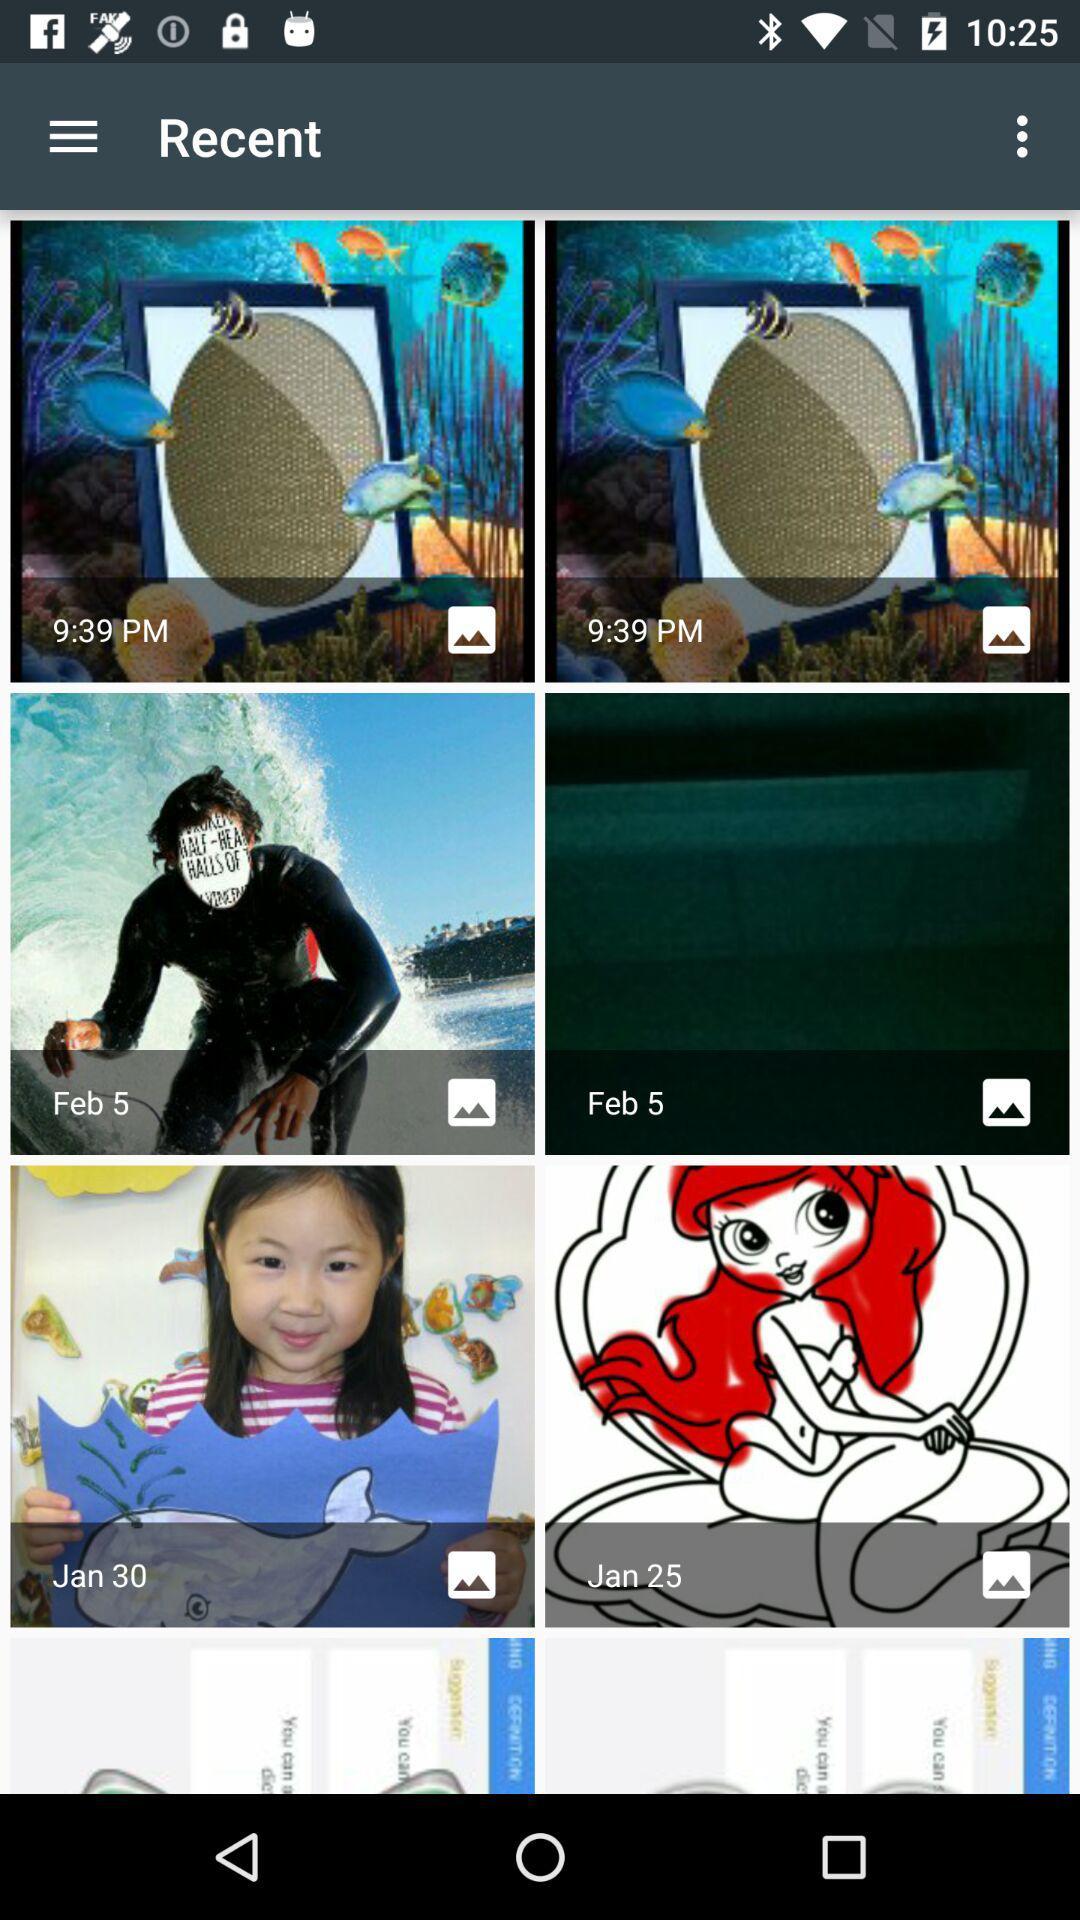 This screenshot has width=1080, height=1920. What do you see at coordinates (273, 1395) in the screenshot?
I see `jan 30` at bounding box center [273, 1395].